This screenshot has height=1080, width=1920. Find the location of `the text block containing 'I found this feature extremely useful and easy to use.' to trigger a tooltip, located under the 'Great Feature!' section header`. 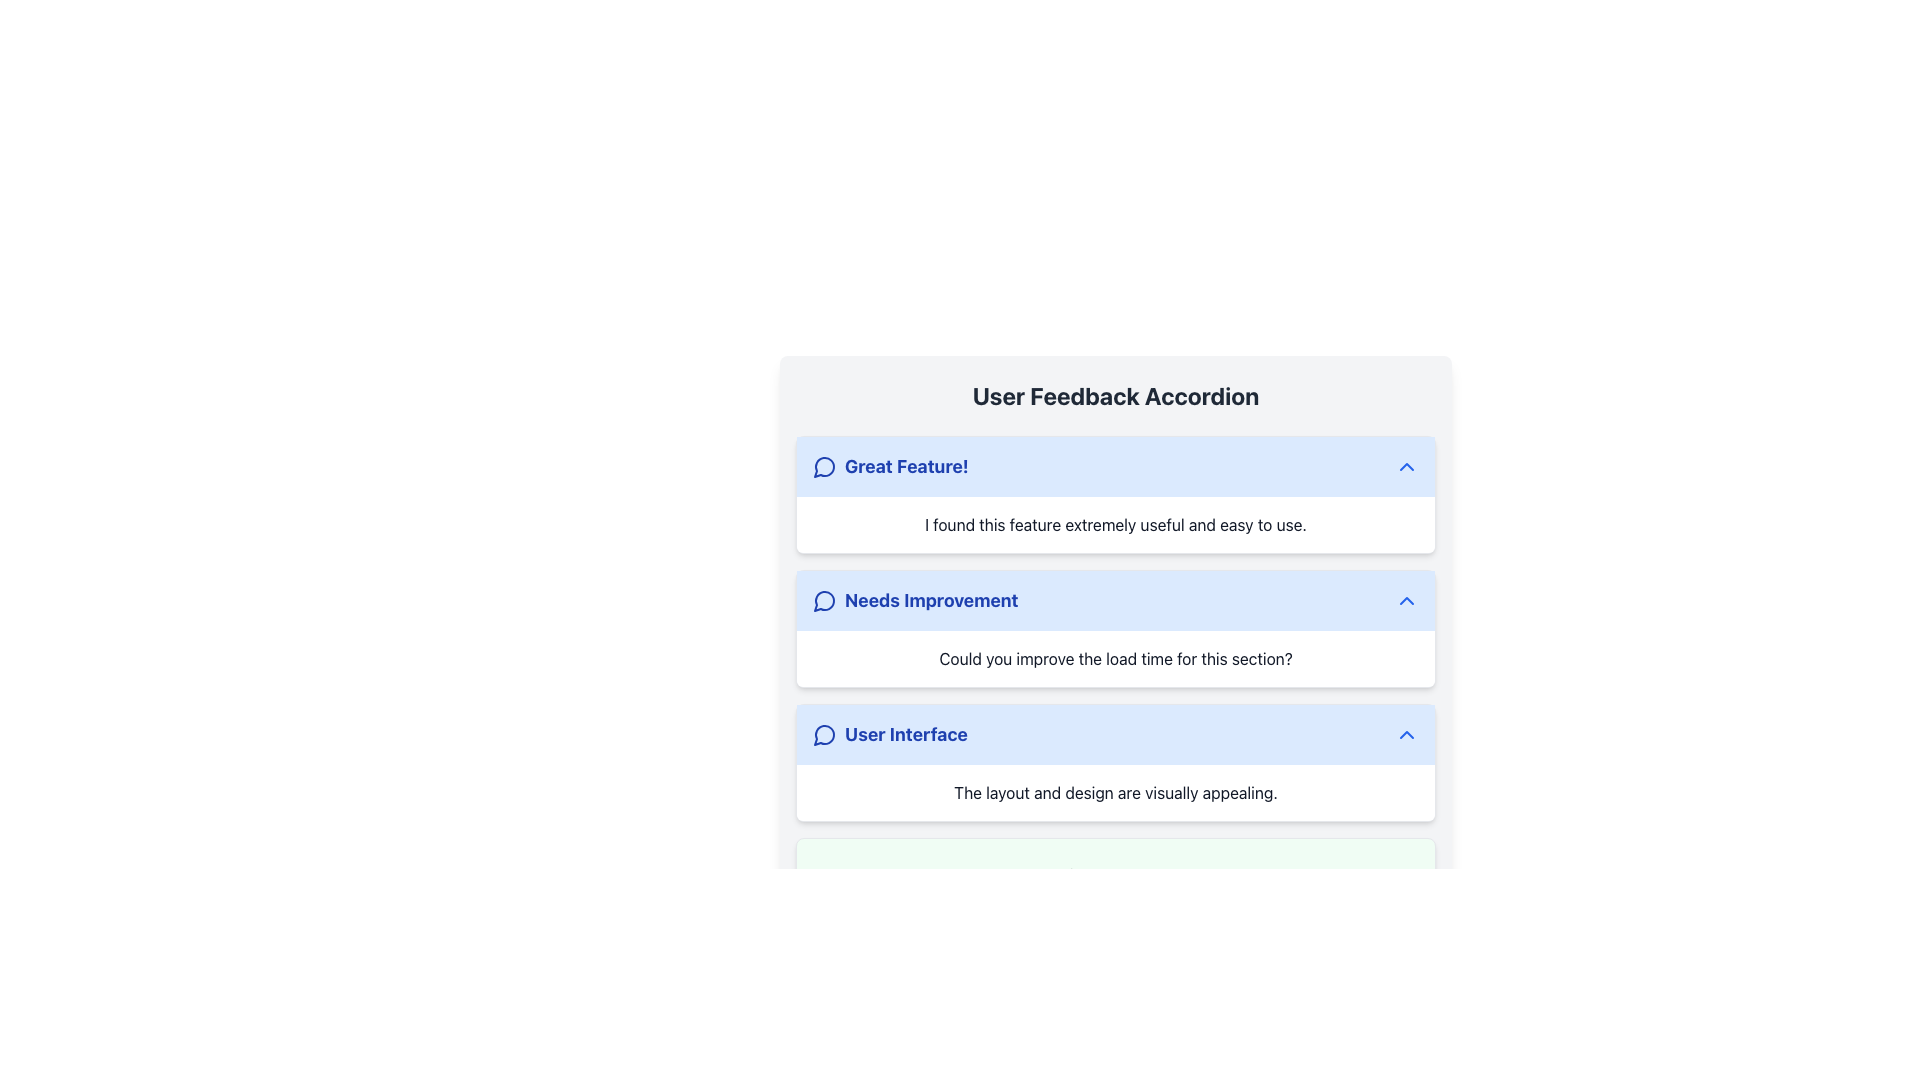

the text block containing 'I found this feature extremely useful and easy to use.' to trigger a tooltip, located under the 'Great Feature!' section header is located at coordinates (1115, 523).